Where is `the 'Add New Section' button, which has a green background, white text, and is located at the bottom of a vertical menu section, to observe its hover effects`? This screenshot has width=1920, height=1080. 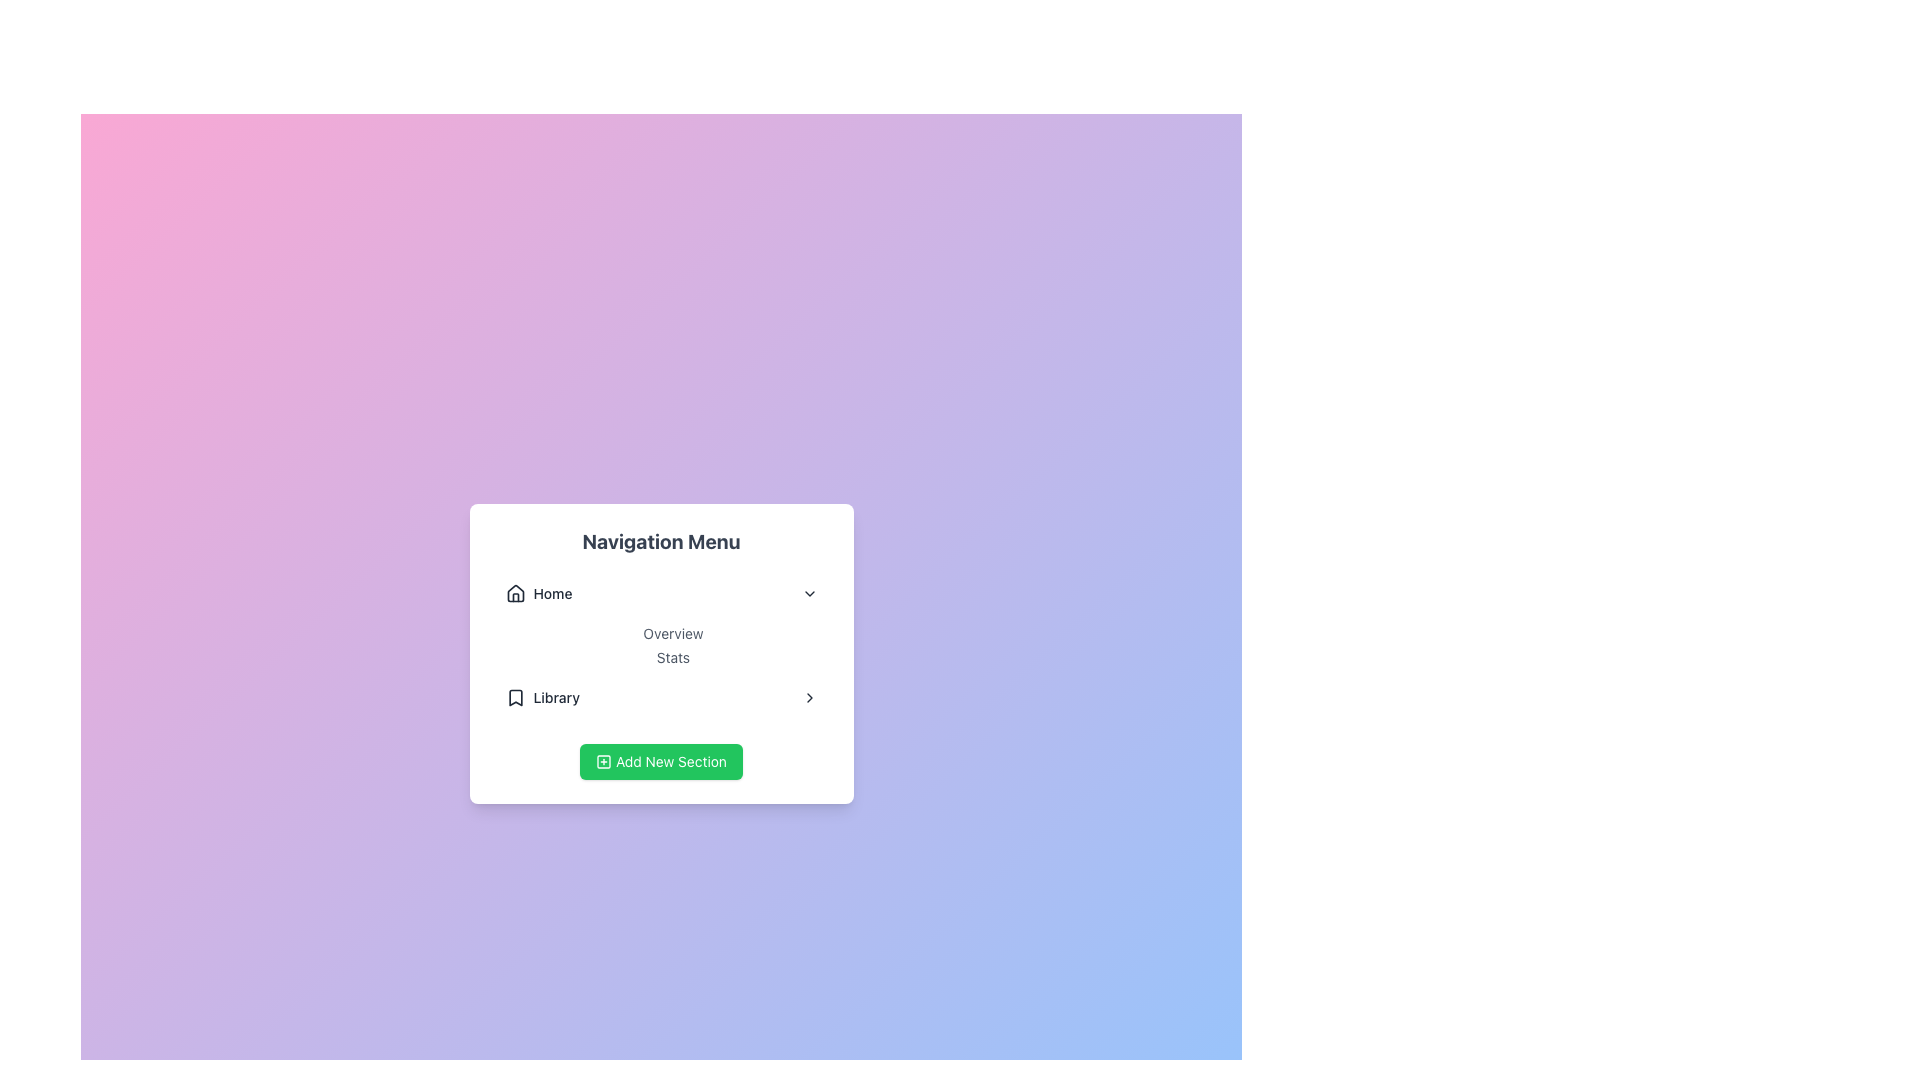 the 'Add New Section' button, which has a green background, white text, and is located at the bottom of a vertical menu section, to observe its hover effects is located at coordinates (661, 753).